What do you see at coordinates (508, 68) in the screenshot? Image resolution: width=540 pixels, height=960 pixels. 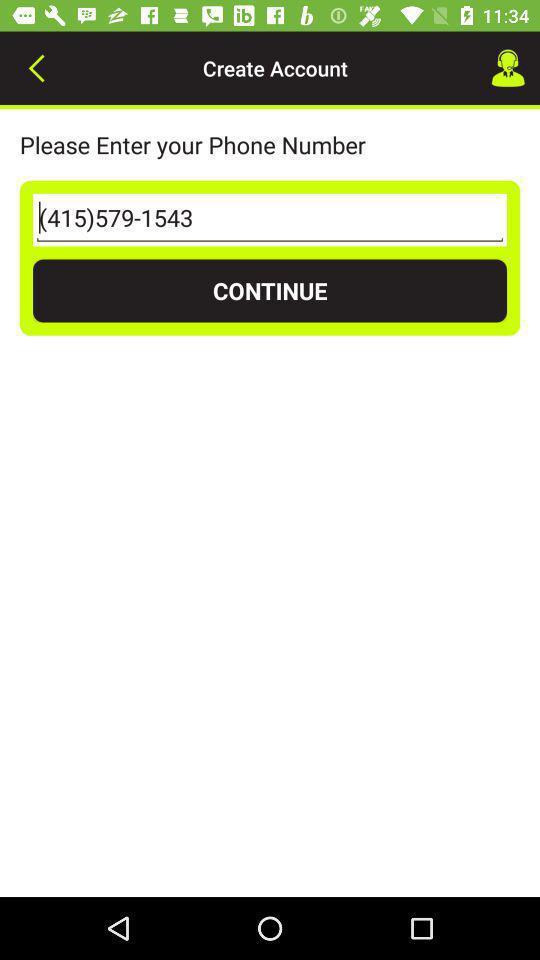 I see `item next to create account` at bounding box center [508, 68].